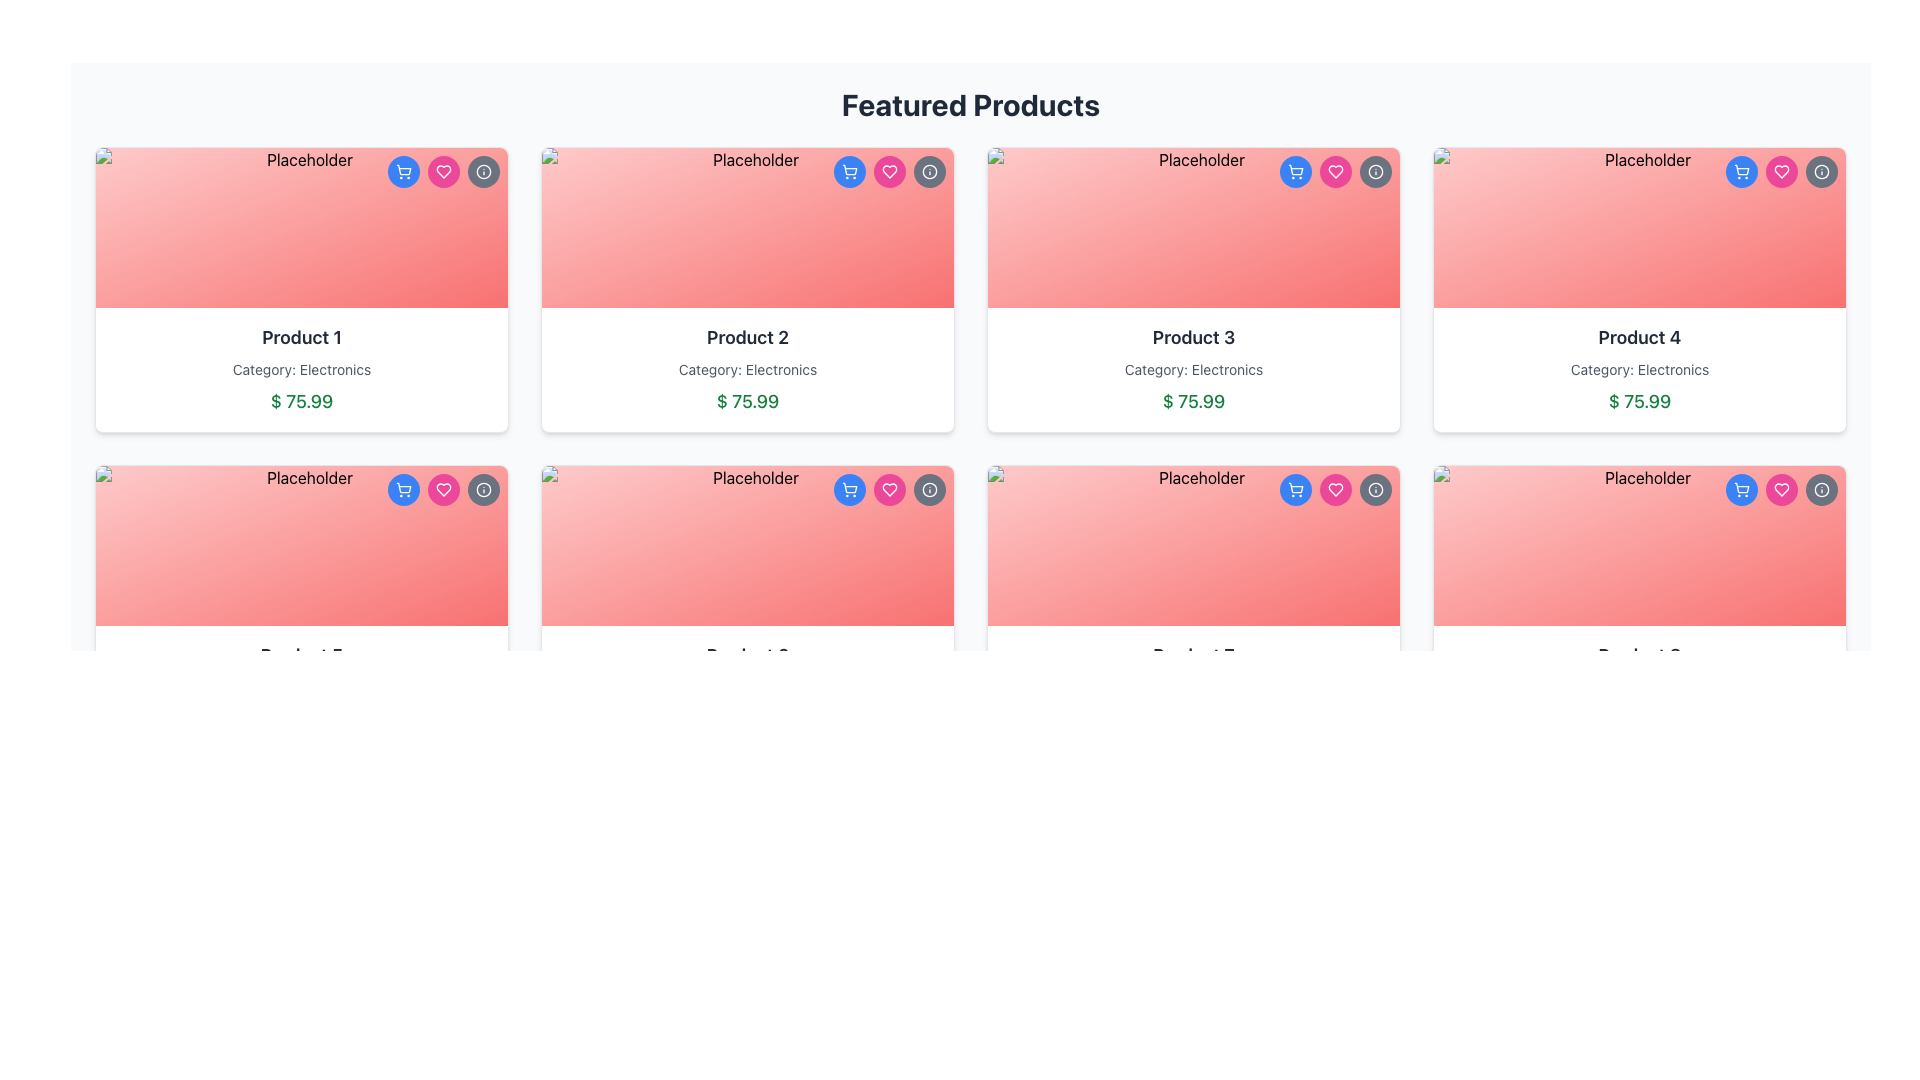  Describe the element at coordinates (747, 337) in the screenshot. I see `the Static Text Label that displays the product name in the second card of the grid layout, located in the middle row and second column` at that location.